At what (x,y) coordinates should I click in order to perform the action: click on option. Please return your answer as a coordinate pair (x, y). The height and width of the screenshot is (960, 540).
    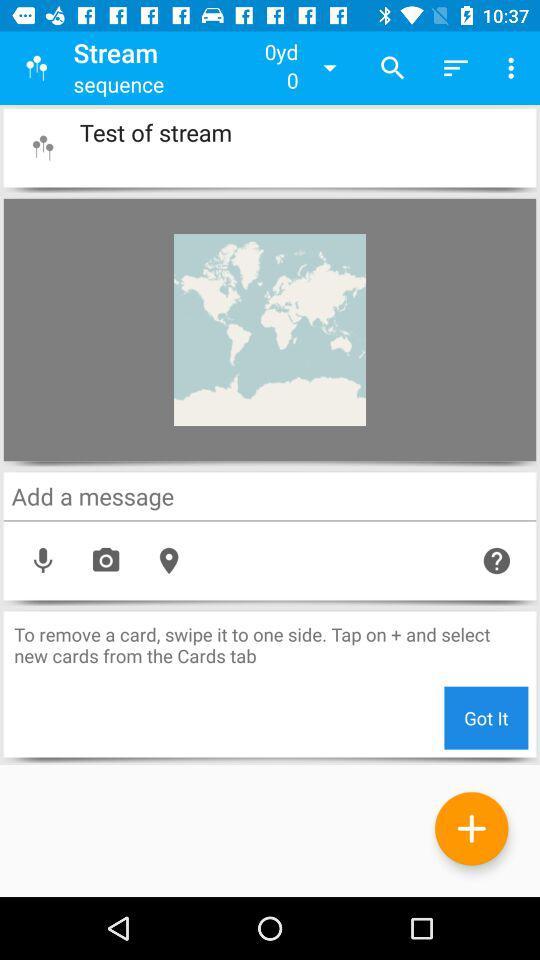
    Looking at the image, I should click on (471, 828).